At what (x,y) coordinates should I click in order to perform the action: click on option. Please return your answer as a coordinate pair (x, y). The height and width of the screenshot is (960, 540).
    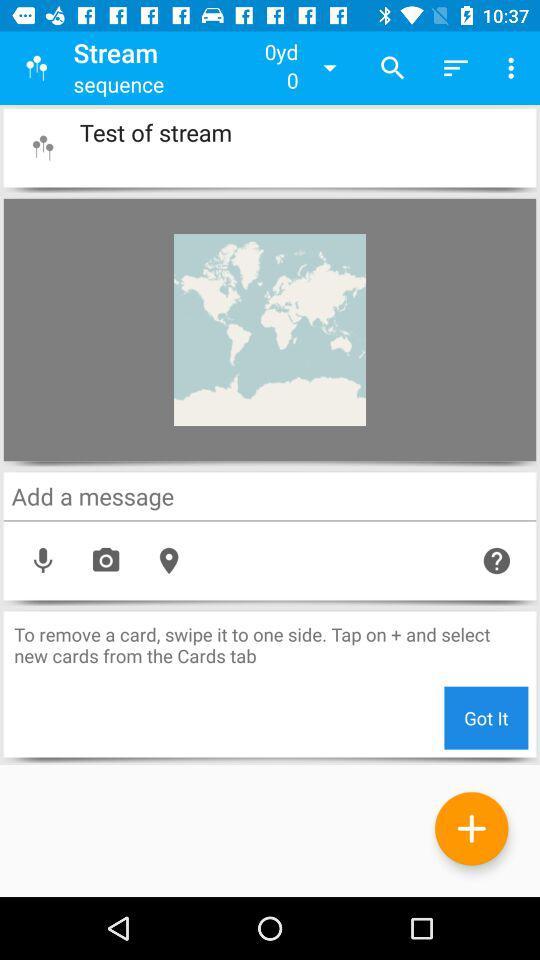
    Looking at the image, I should click on (471, 828).